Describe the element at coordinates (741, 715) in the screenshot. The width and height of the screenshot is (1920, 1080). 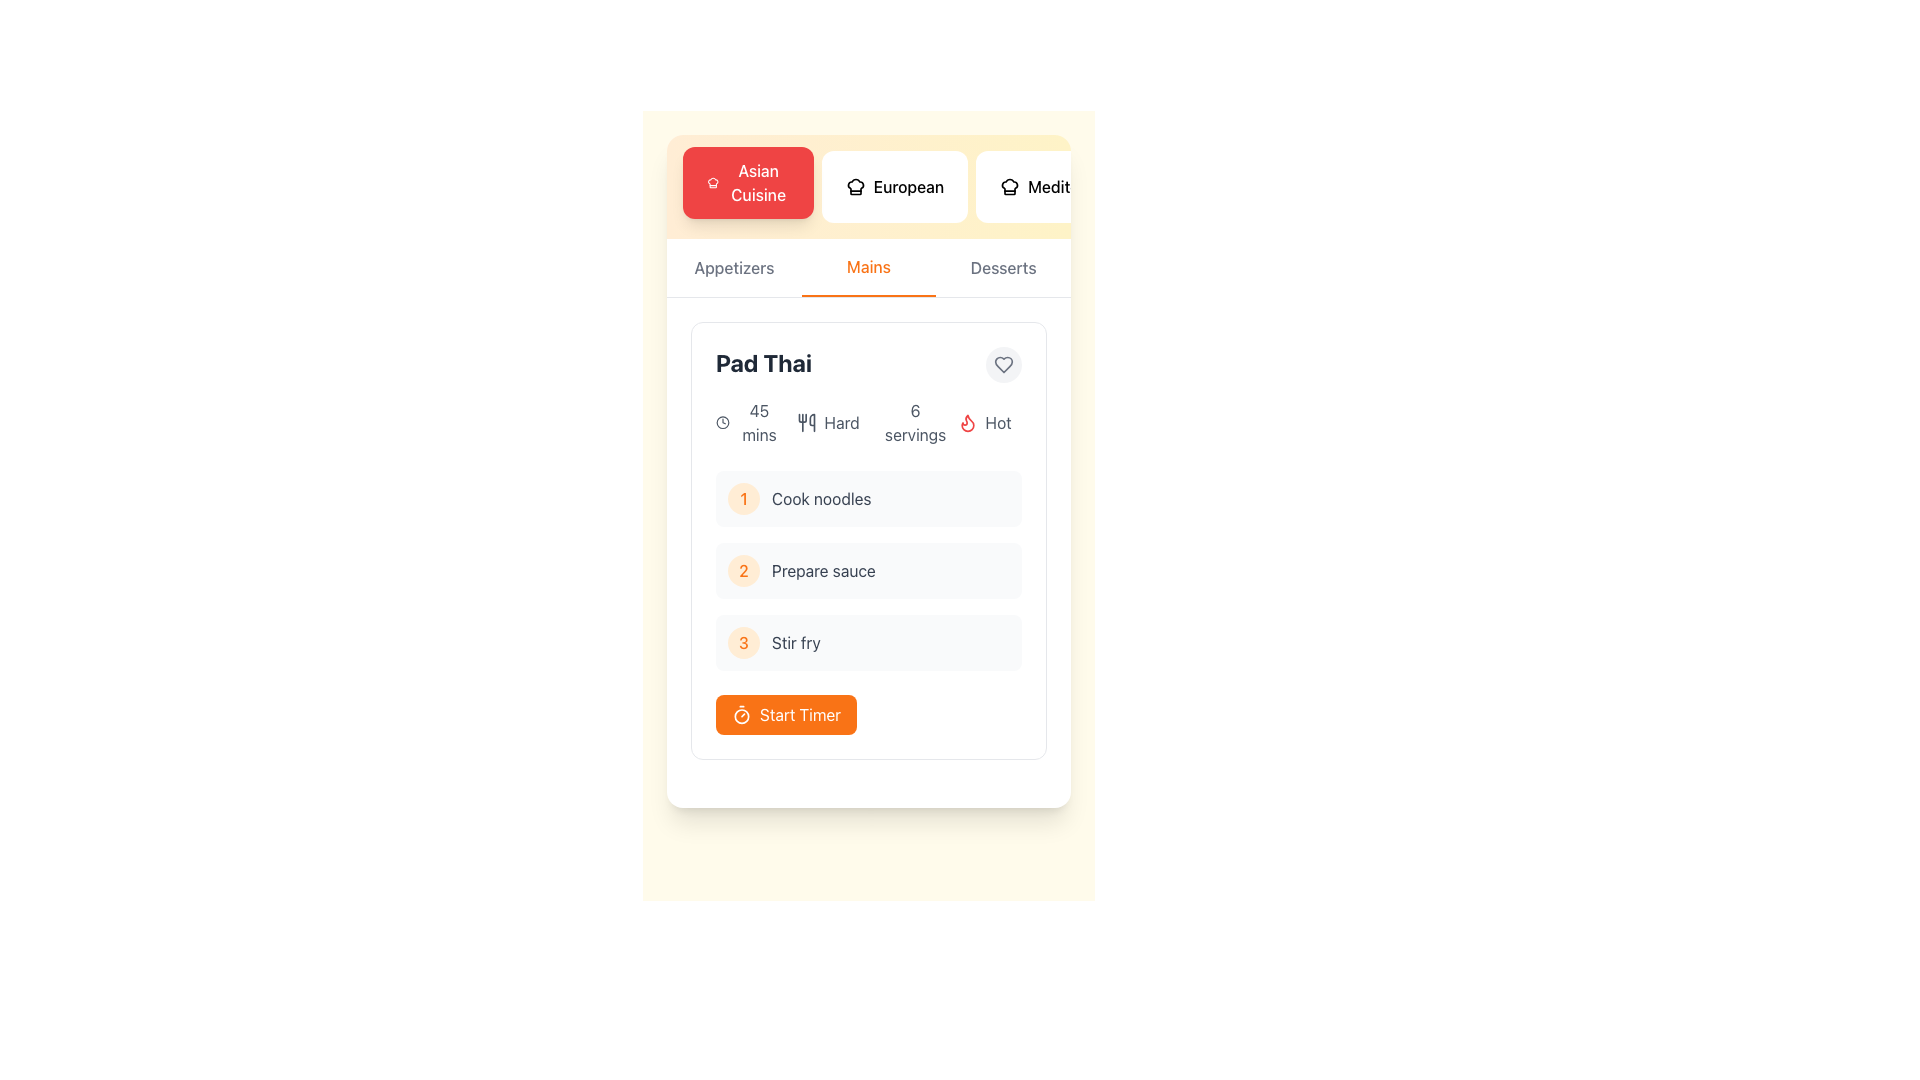
I see `the SVG circle element that is part of the timer icon located just above the 'Start Timer' button in the 'Pad Thai' recipe step interface` at that location.